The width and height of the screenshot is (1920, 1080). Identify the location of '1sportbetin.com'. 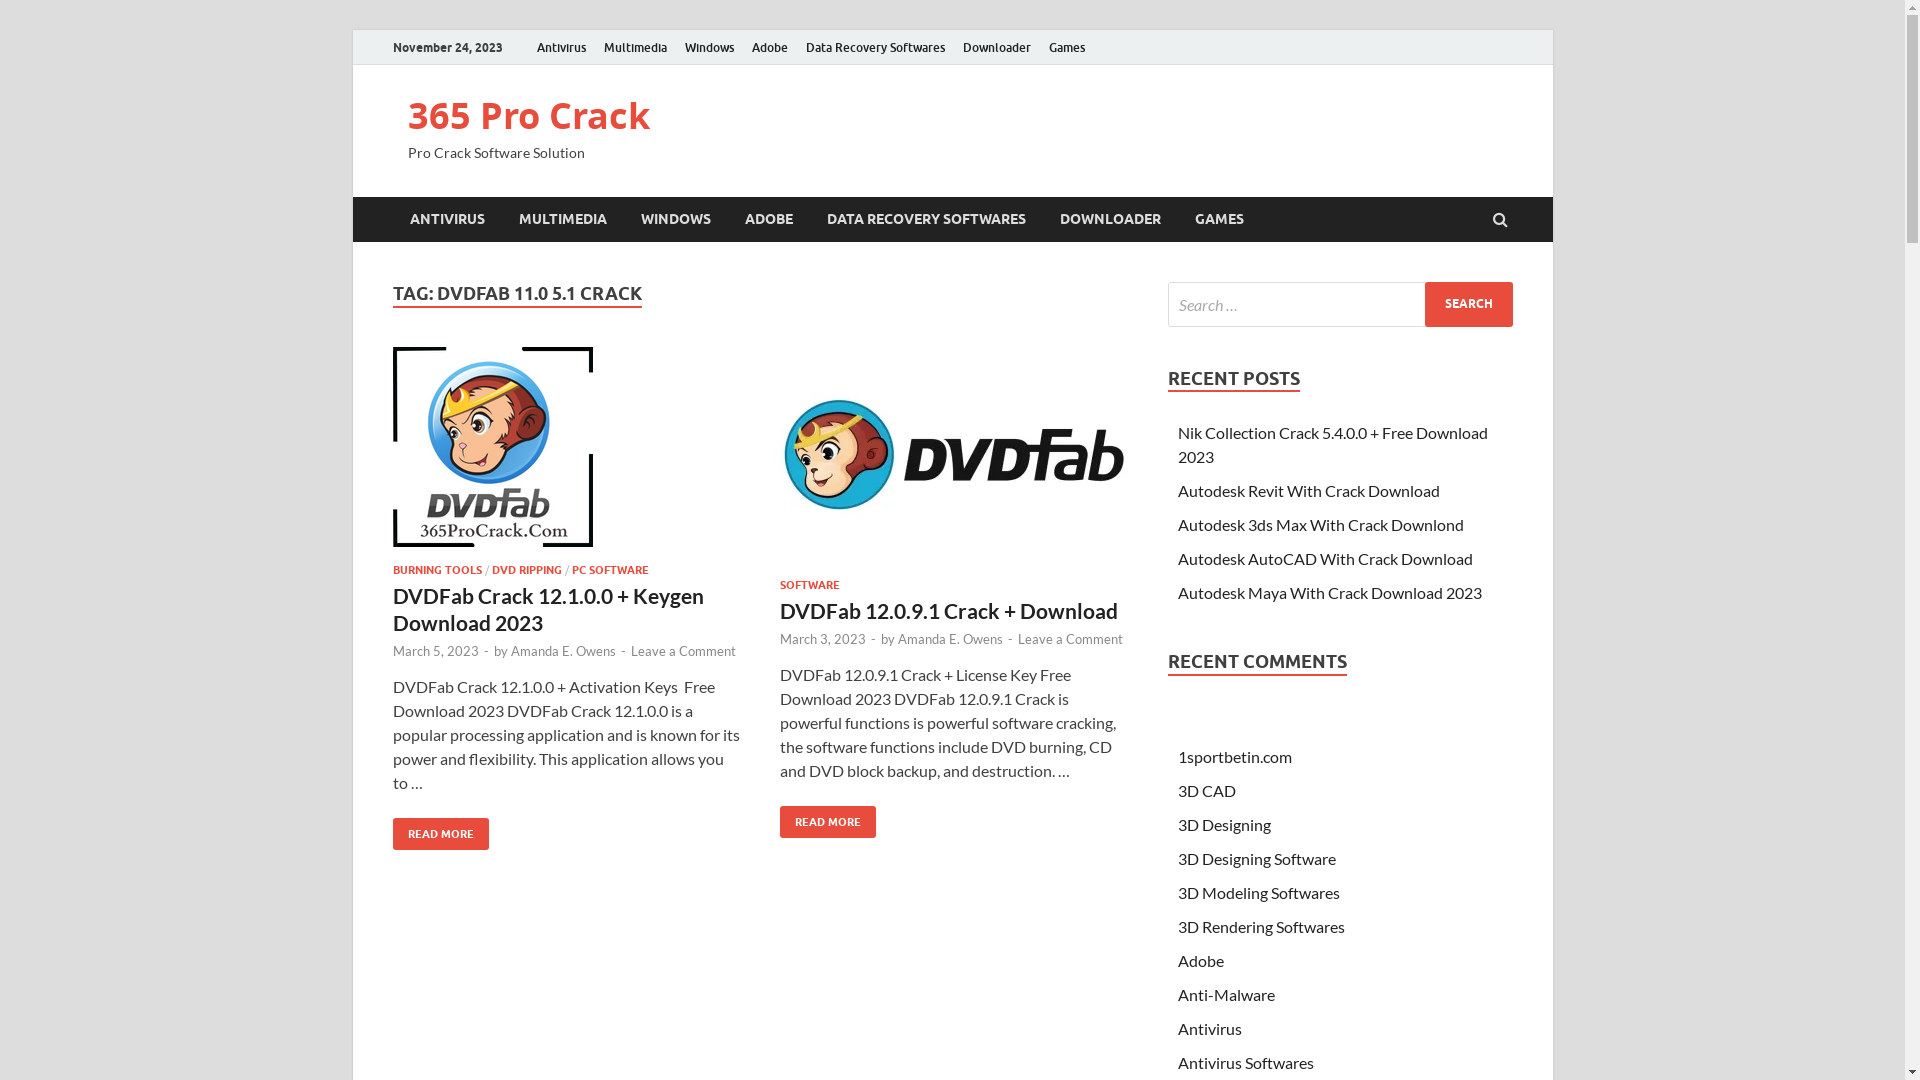
(1233, 756).